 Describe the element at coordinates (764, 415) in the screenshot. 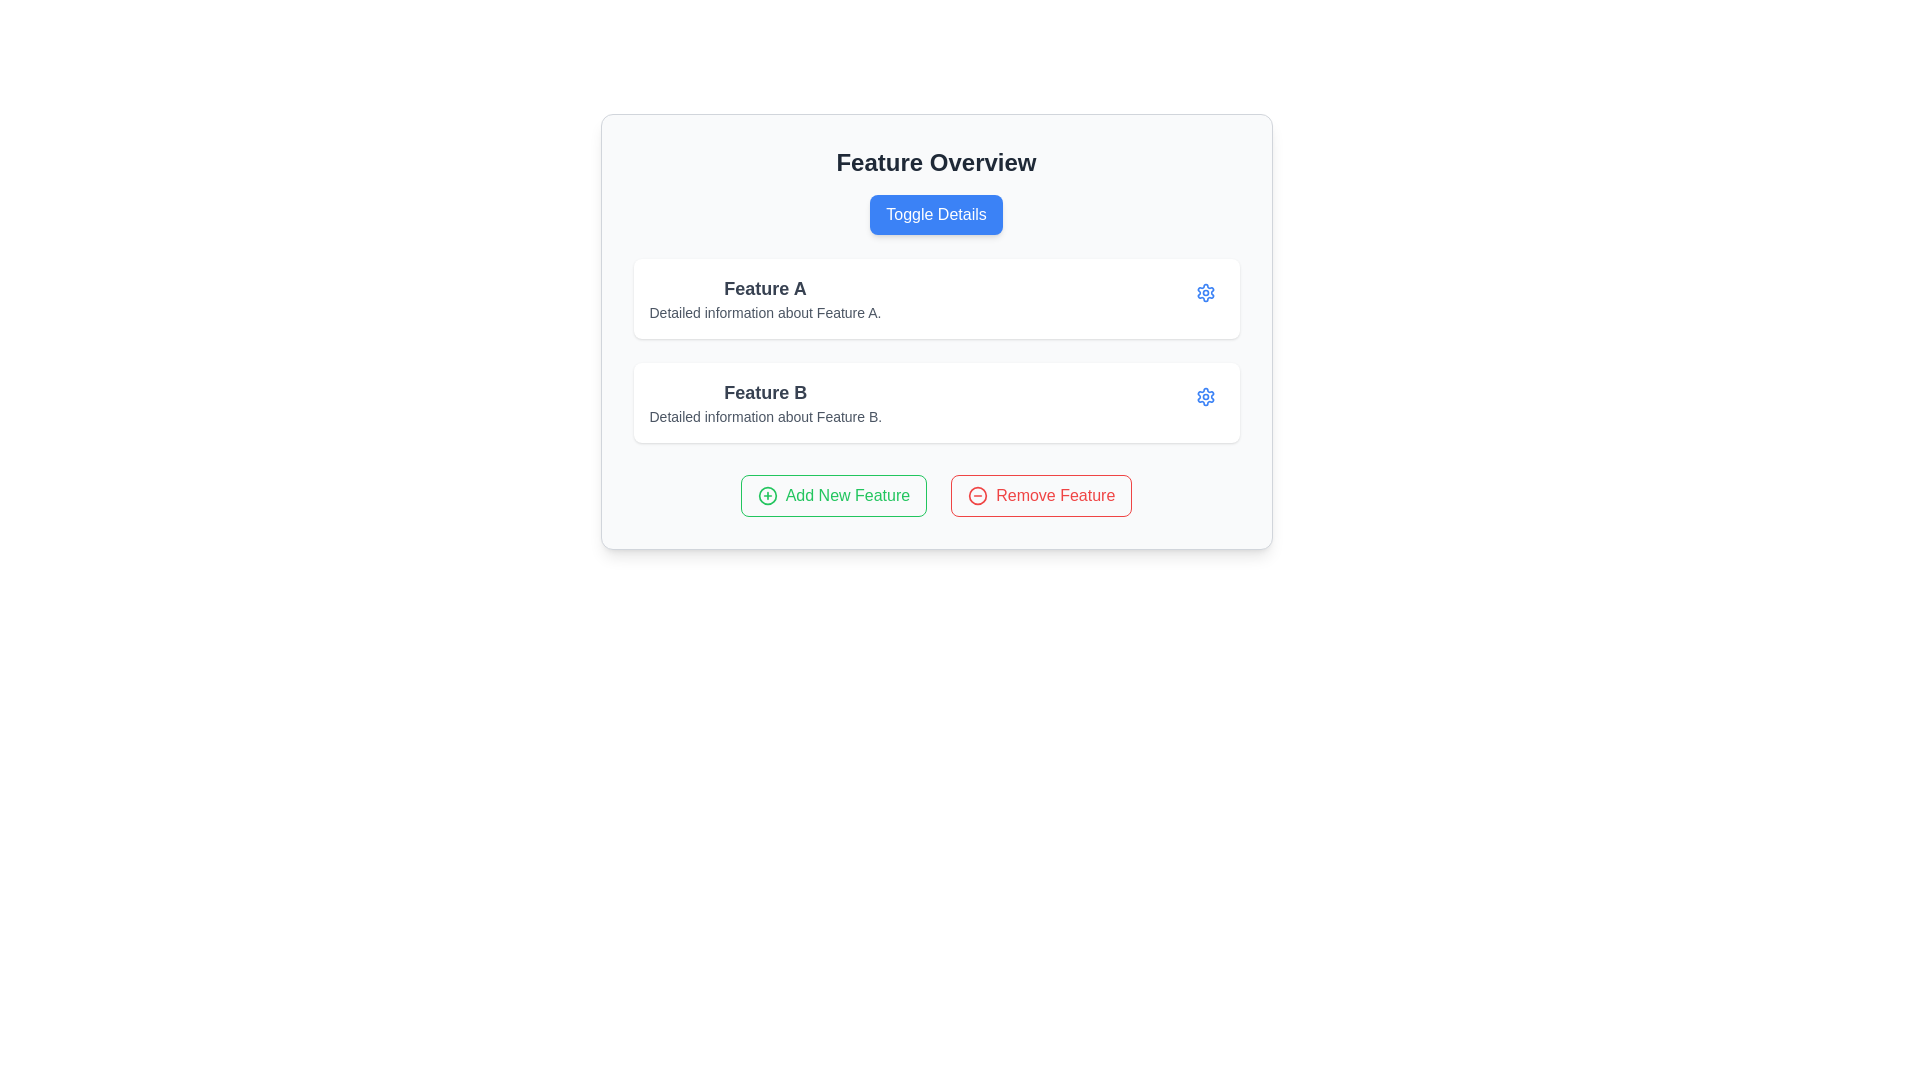

I see `static descriptive information about 'Feature B' located in the second position under the 'Feature Overview' section, specifically the second line of text directly below the title 'Feature B.'` at that location.